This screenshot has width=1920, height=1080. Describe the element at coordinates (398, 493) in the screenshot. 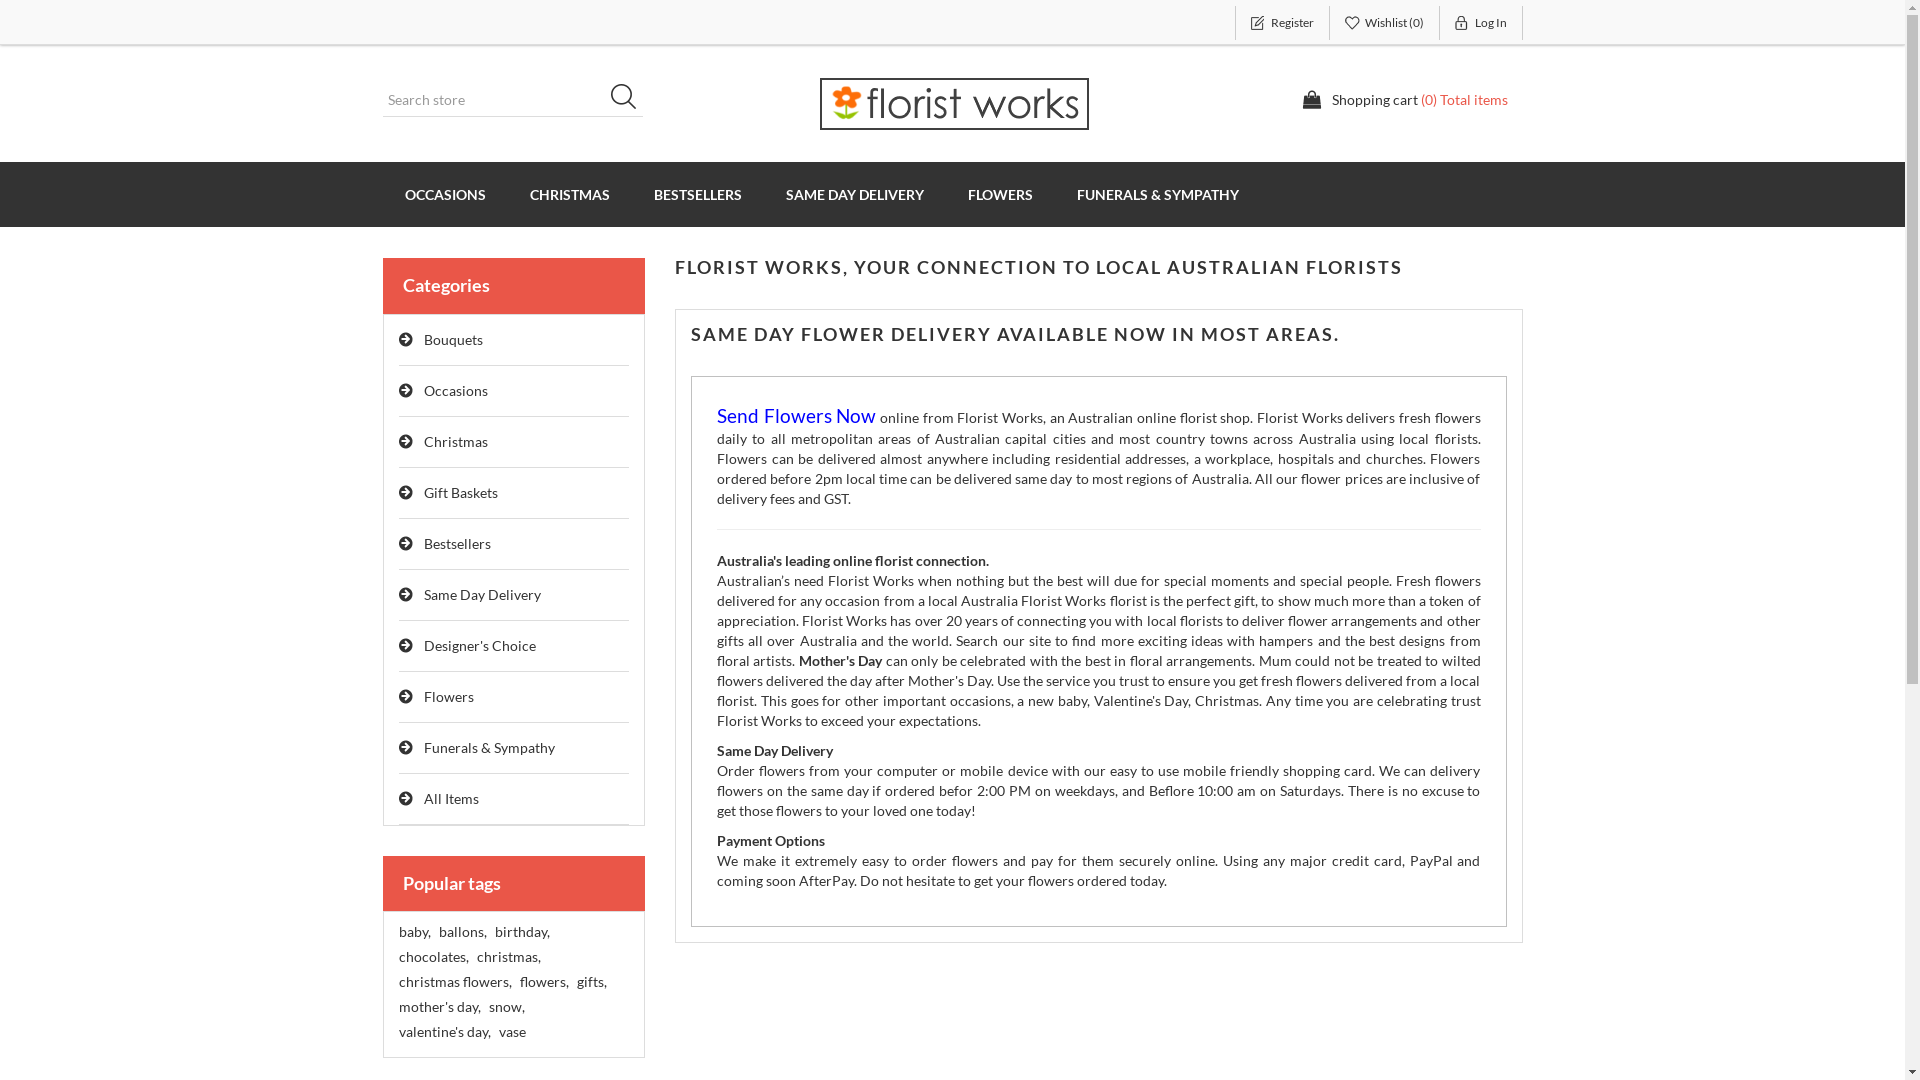

I see `'Gift Baskets'` at that location.